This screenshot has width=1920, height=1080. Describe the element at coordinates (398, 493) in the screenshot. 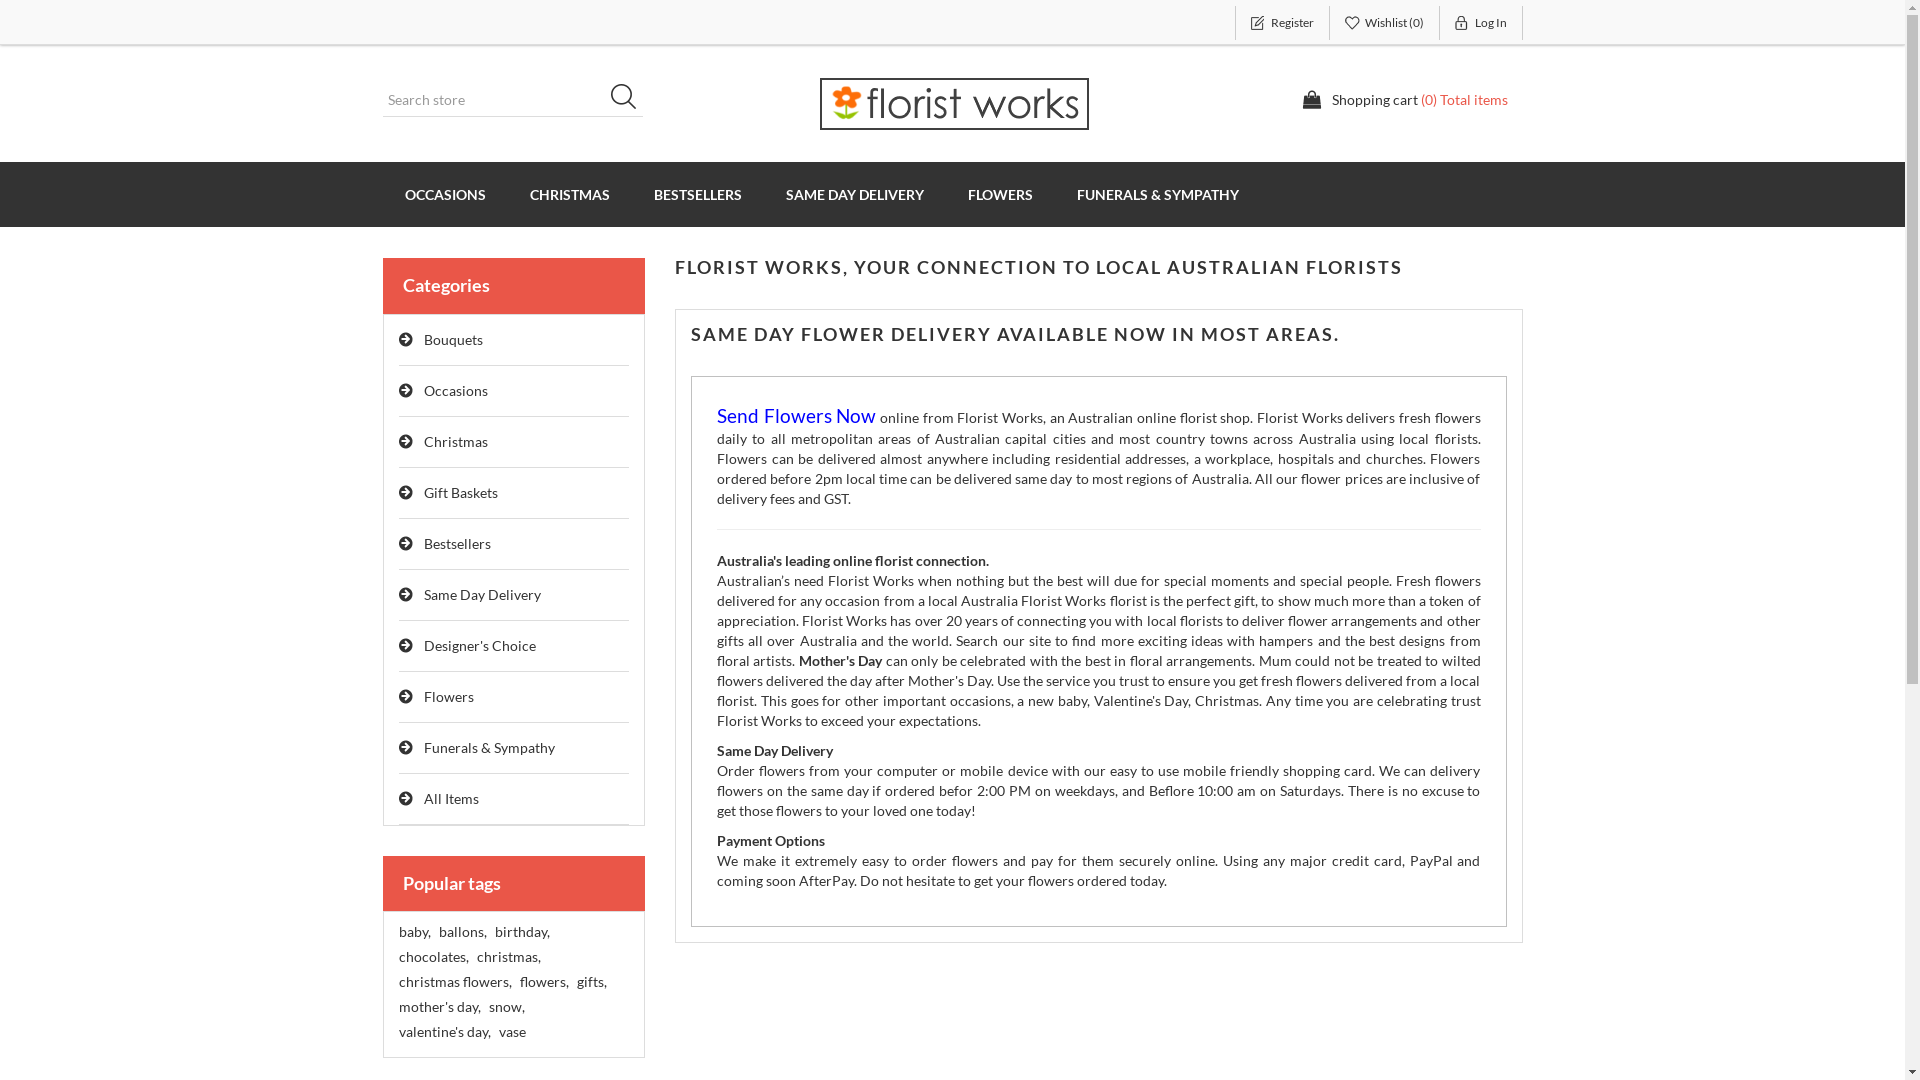

I see `'Gift Baskets'` at that location.